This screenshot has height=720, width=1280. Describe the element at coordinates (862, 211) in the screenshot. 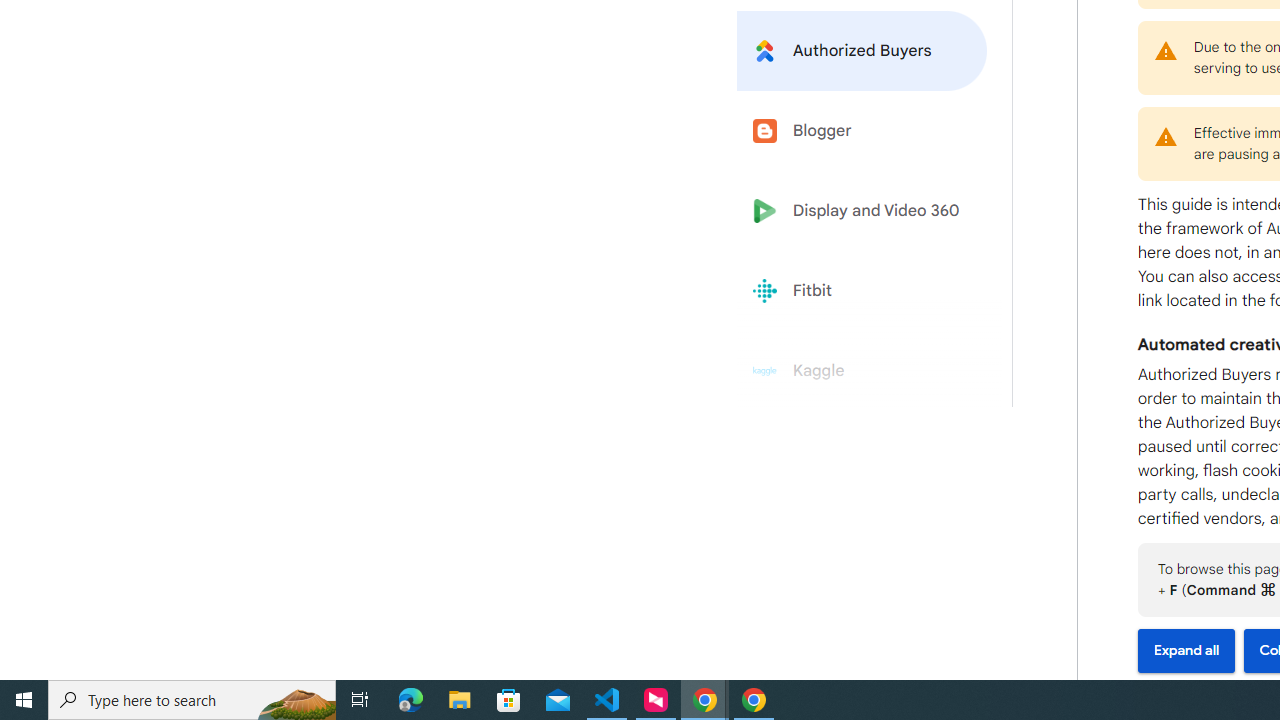

I see `'Display and Video 360'` at that location.